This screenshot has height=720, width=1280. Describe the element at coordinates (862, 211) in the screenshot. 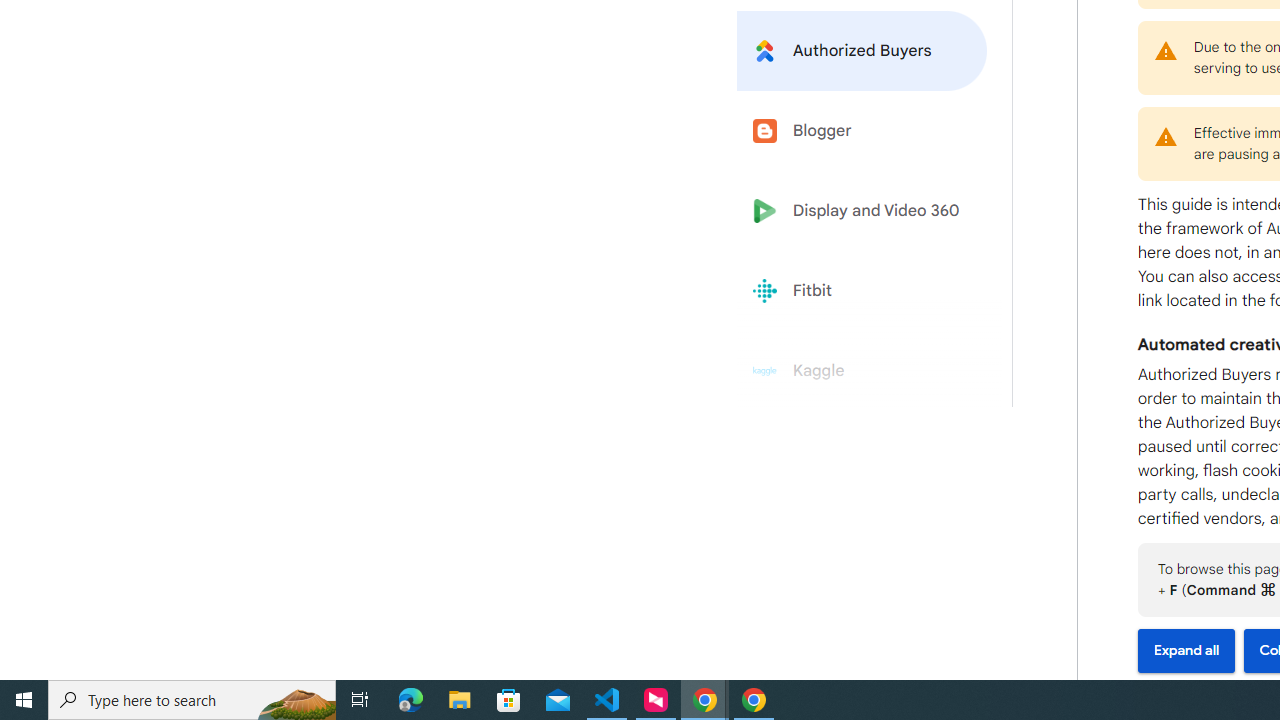

I see `'Display and Video 360'` at that location.